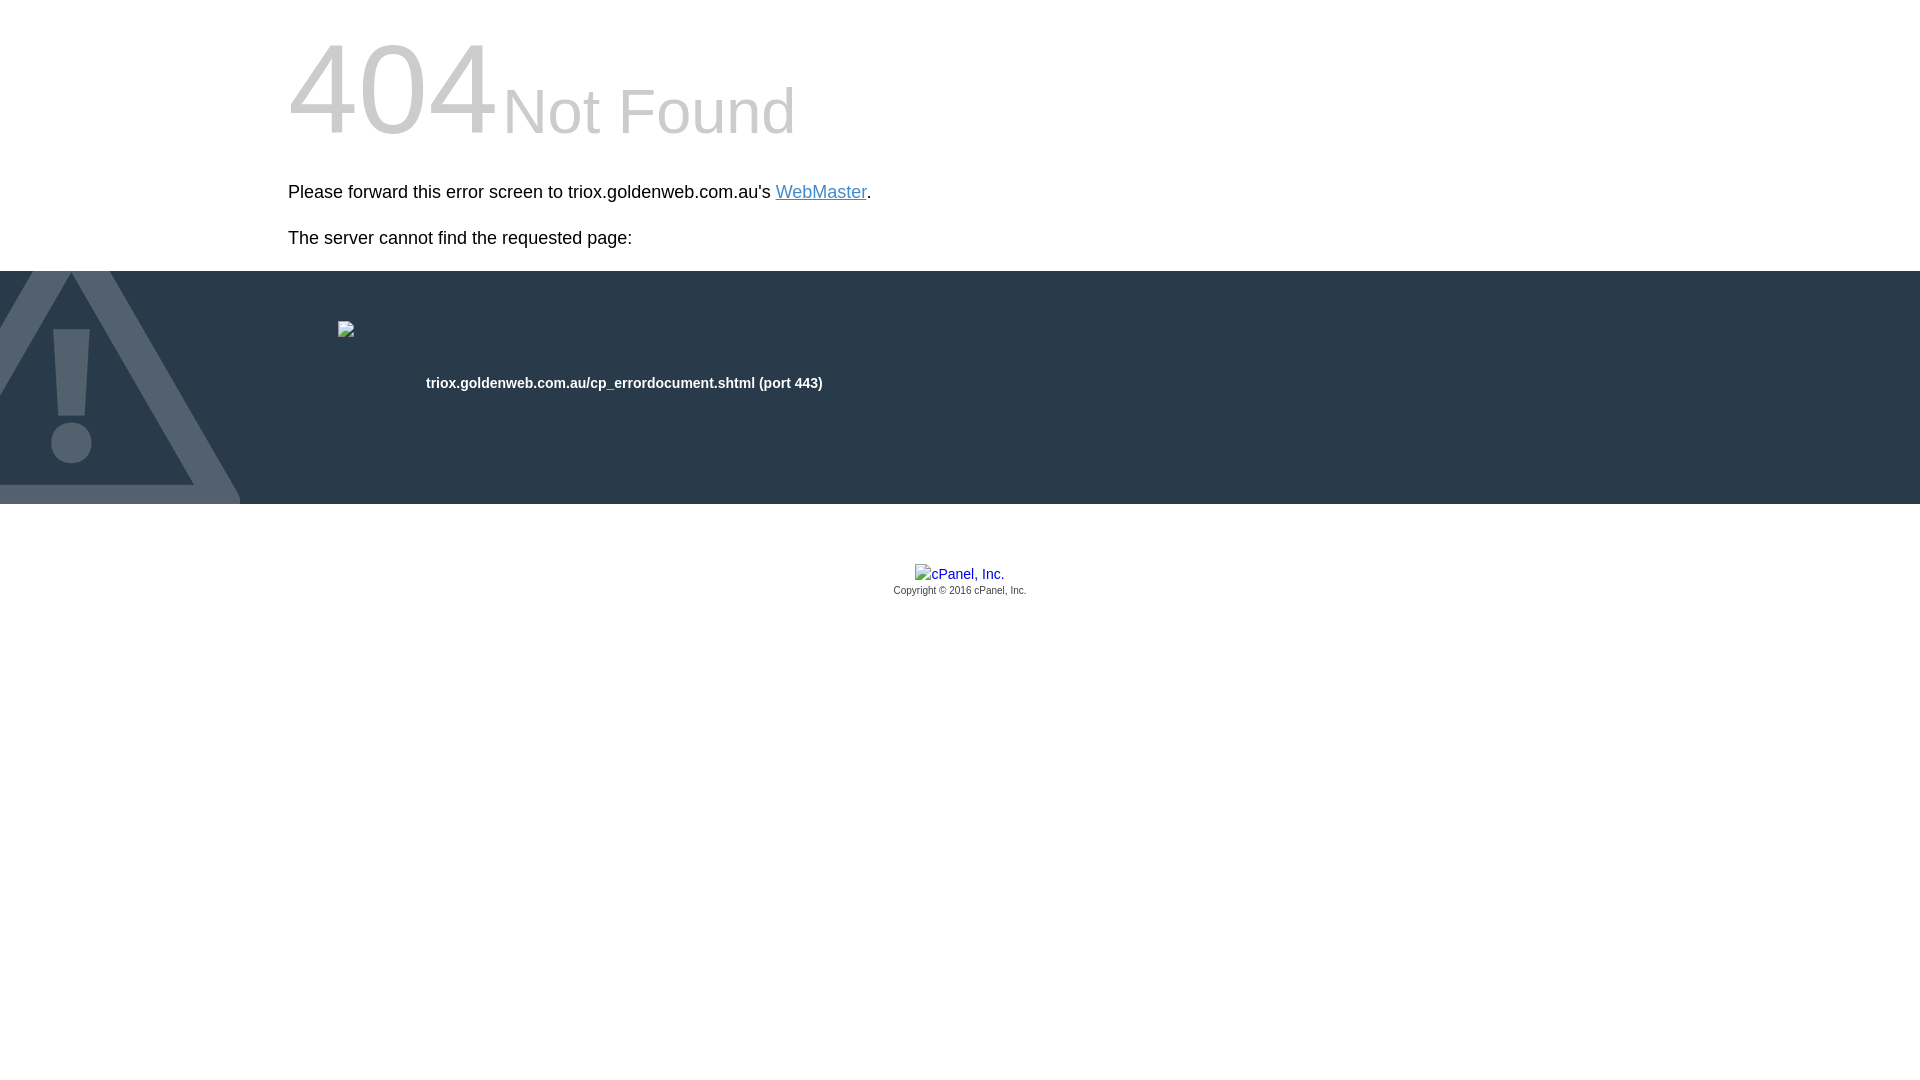 This screenshot has width=1920, height=1080. Describe the element at coordinates (821, 192) in the screenshot. I see `'WebMaster'` at that location.